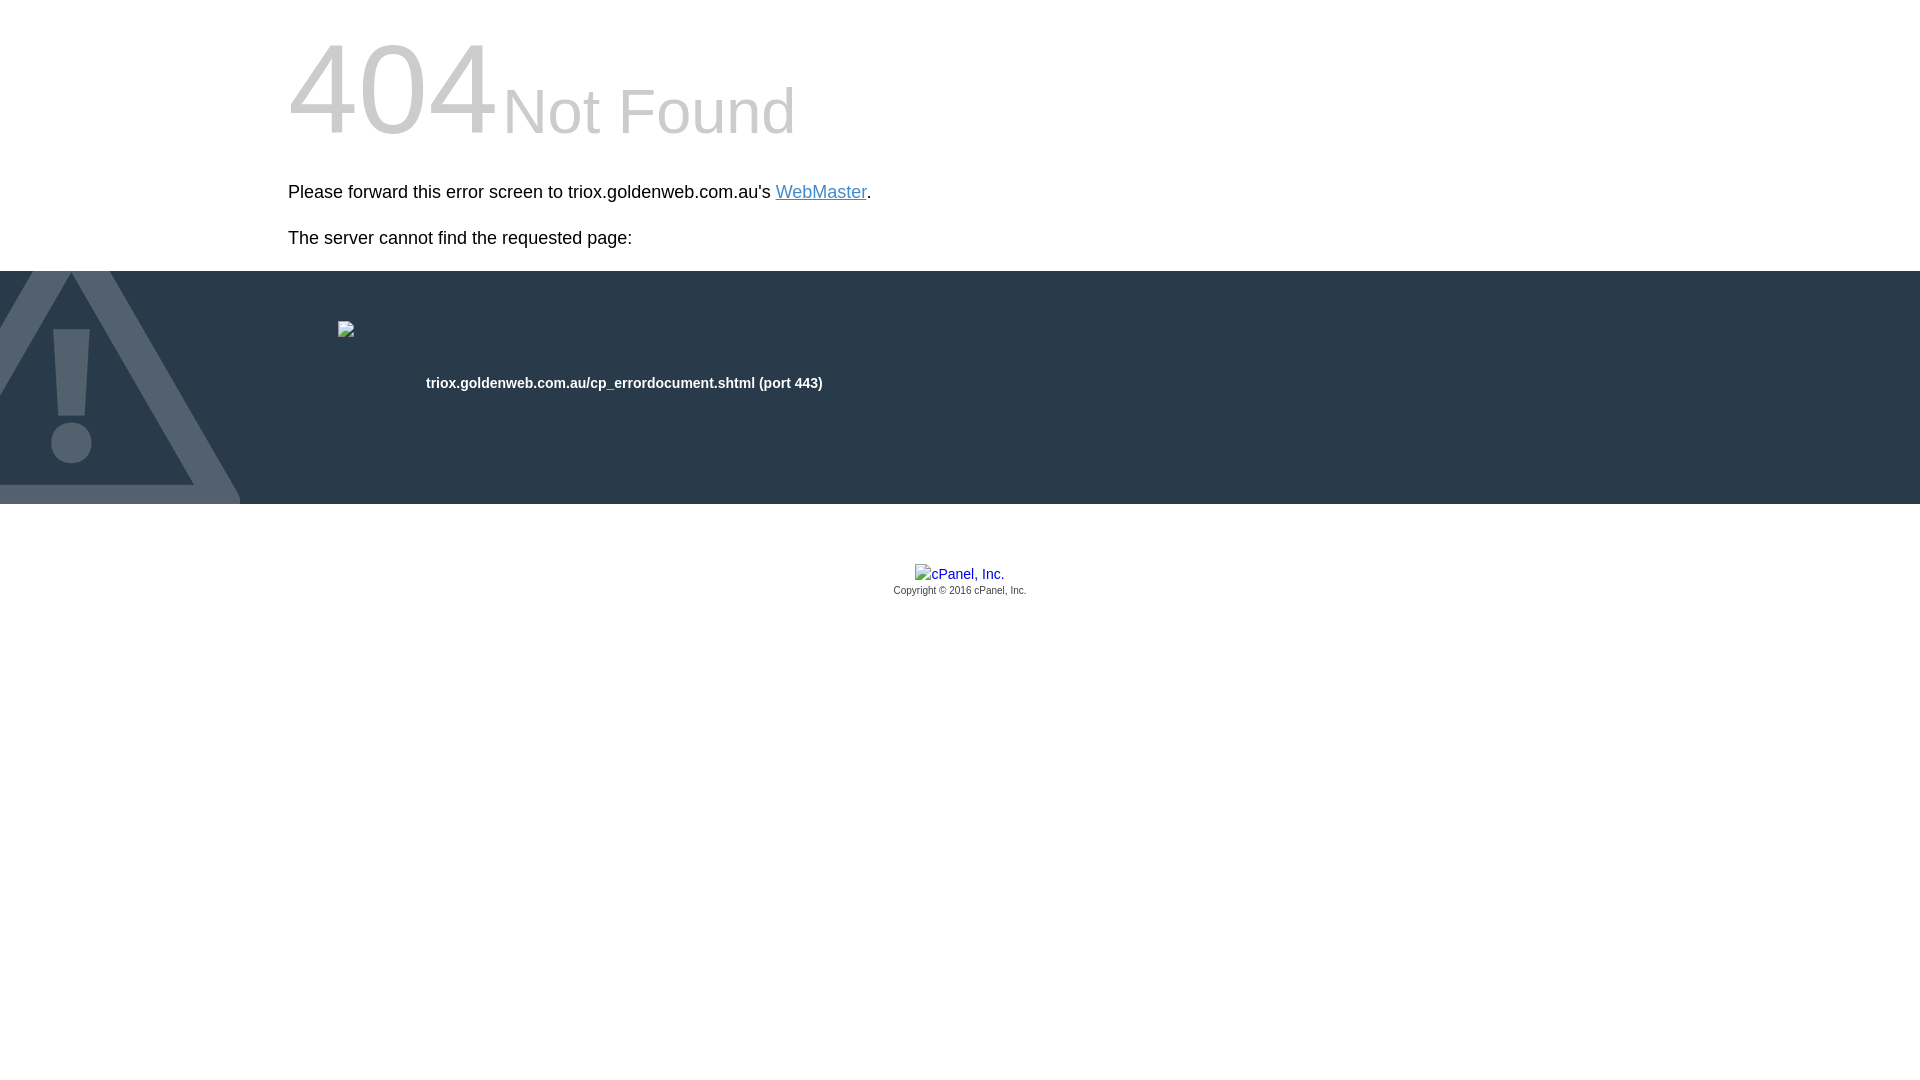 This screenshot has width=1920, height=1080. Describe the element at coordinates (821, 192) in the screenshot. I see `'WebMaster'` at that location.